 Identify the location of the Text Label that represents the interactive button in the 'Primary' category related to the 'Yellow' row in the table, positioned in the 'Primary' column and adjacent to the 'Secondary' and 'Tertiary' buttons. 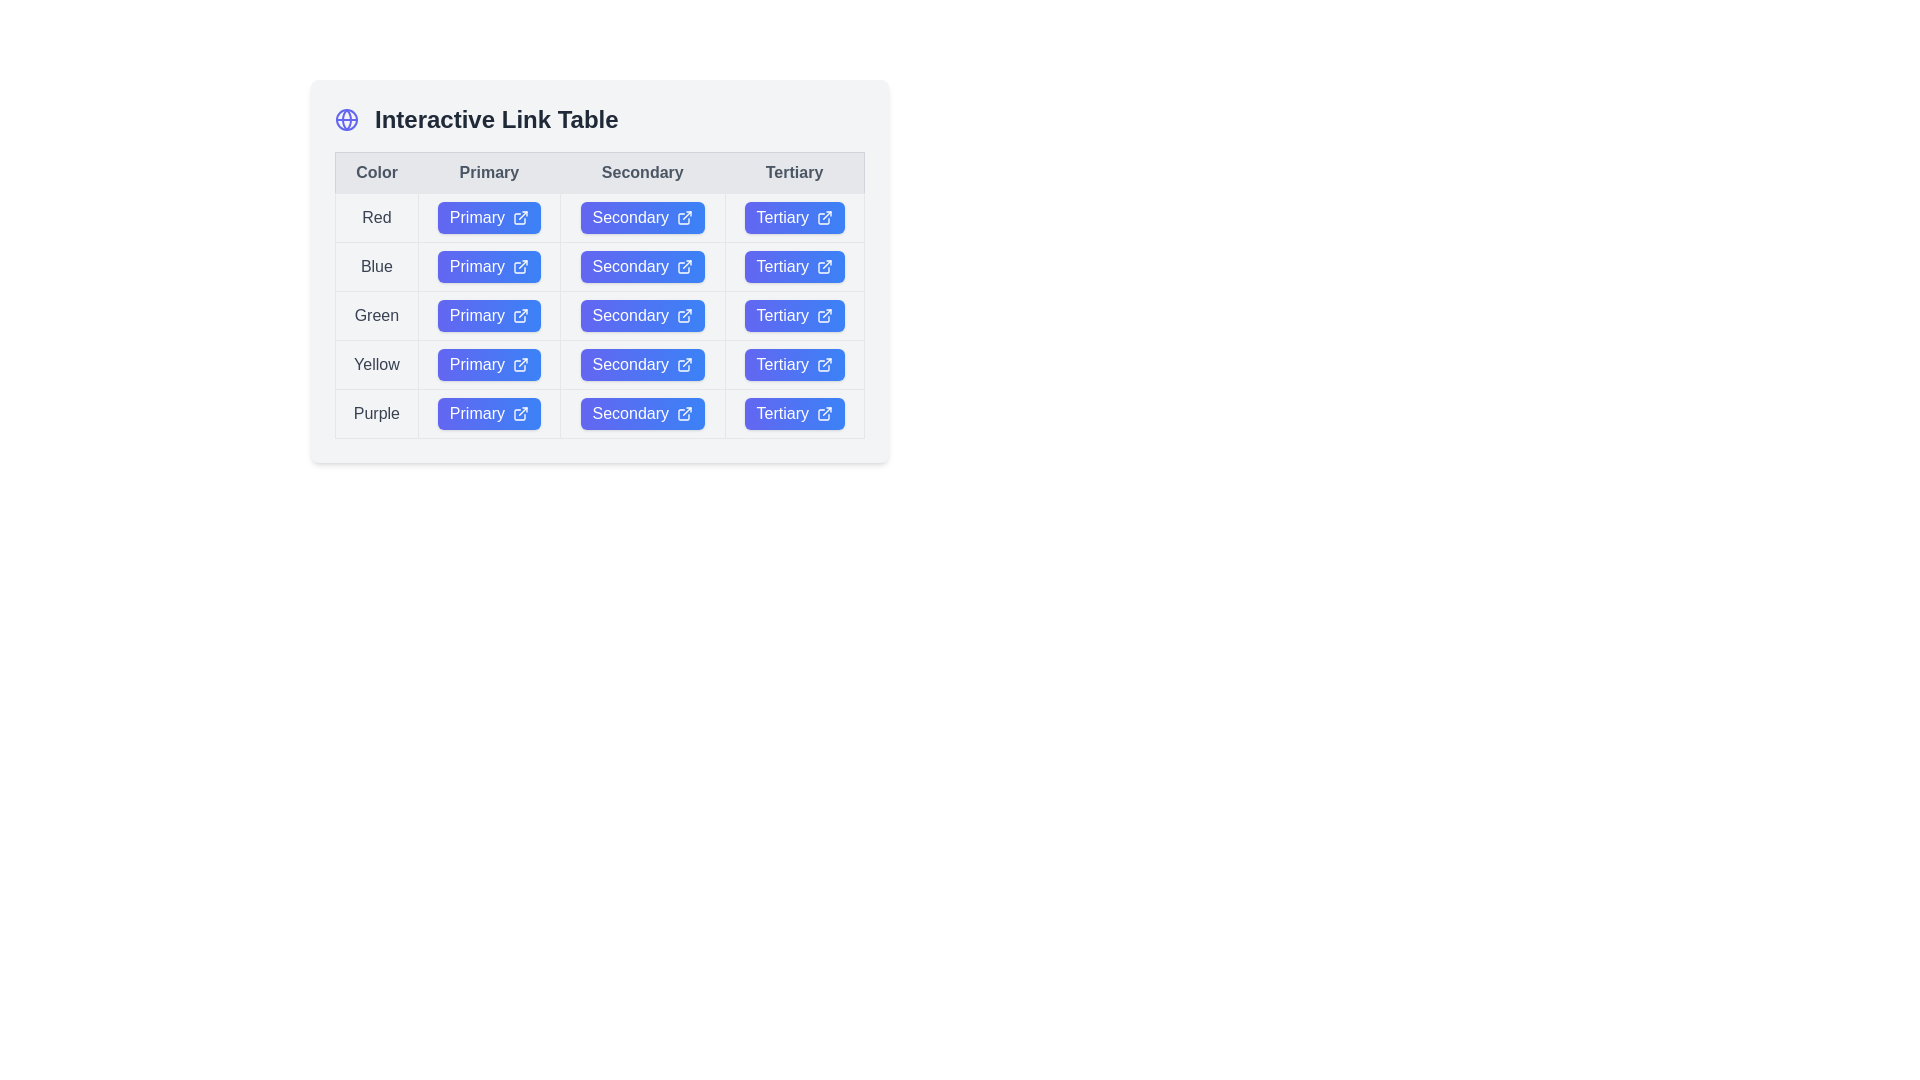
(476, 365).